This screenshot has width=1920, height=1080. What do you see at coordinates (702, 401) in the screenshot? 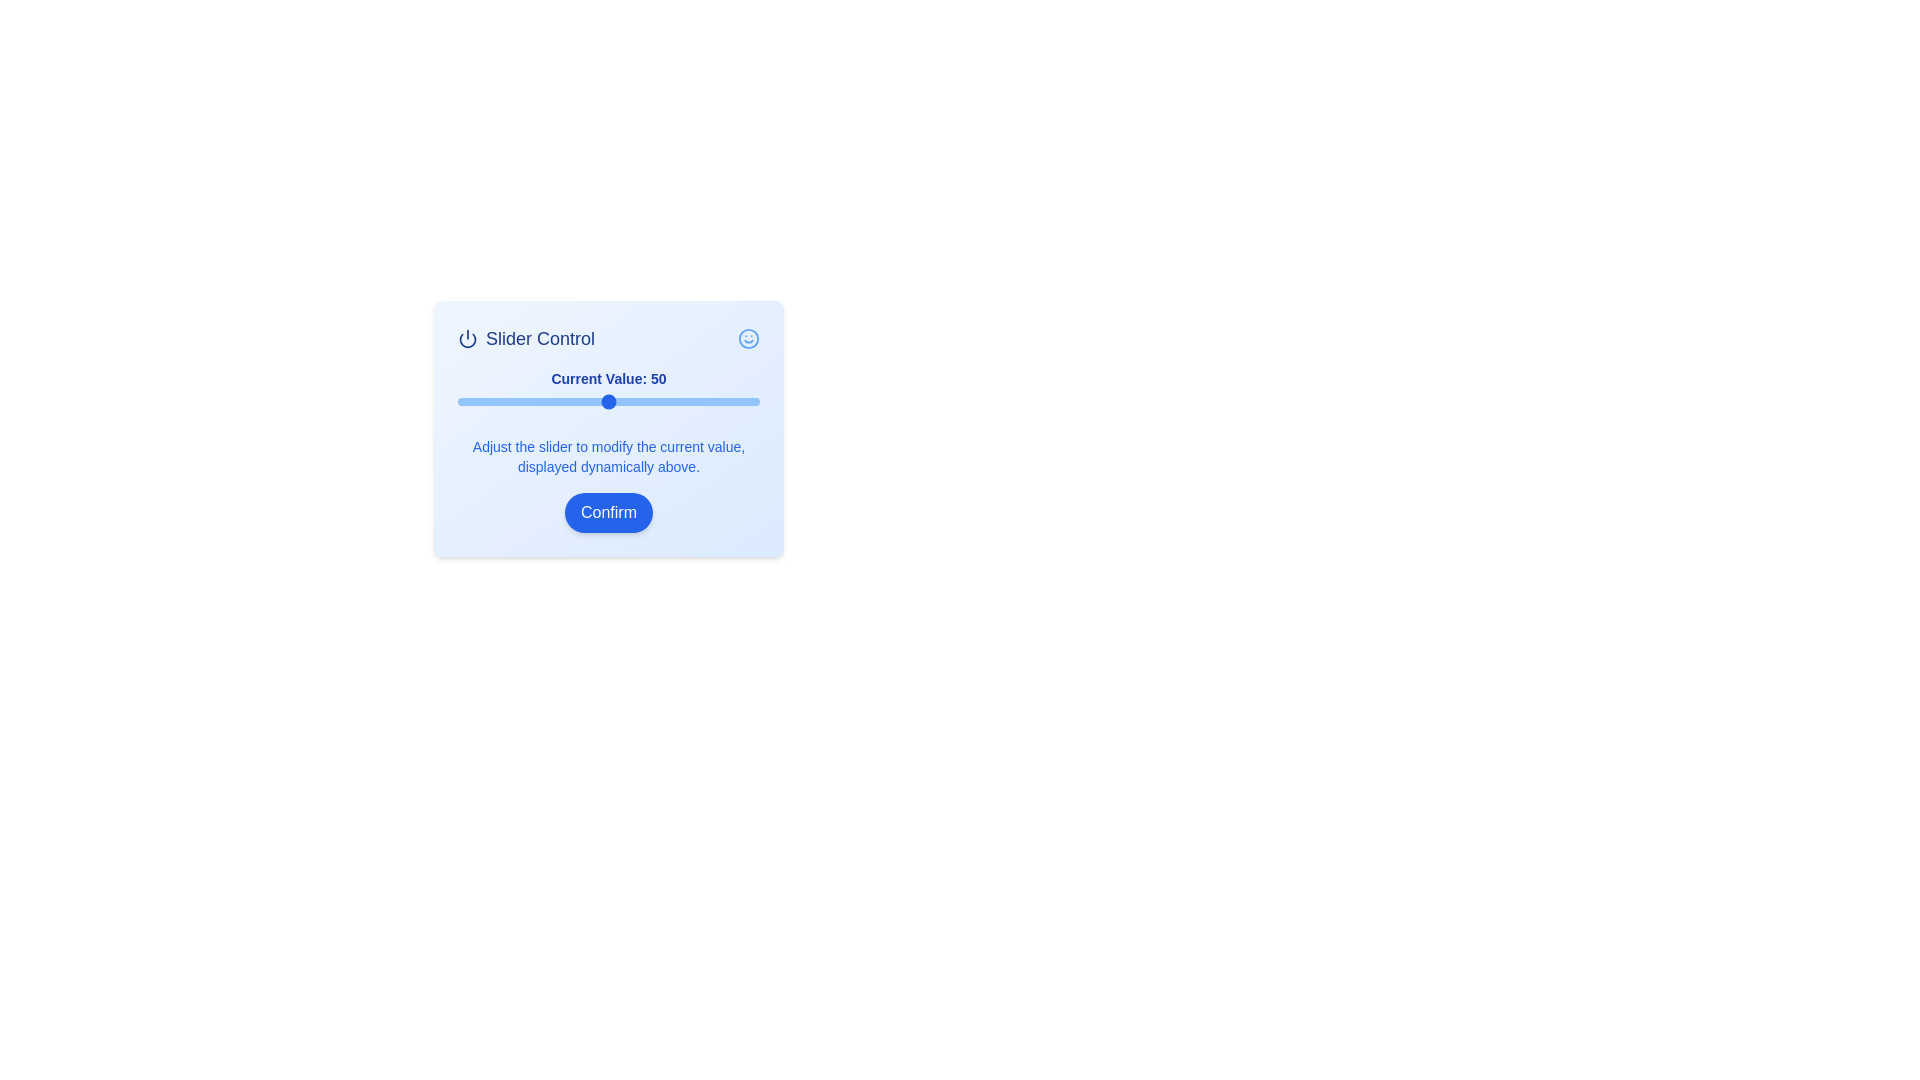
I see `the slider value` at bounding box center [702, 401].